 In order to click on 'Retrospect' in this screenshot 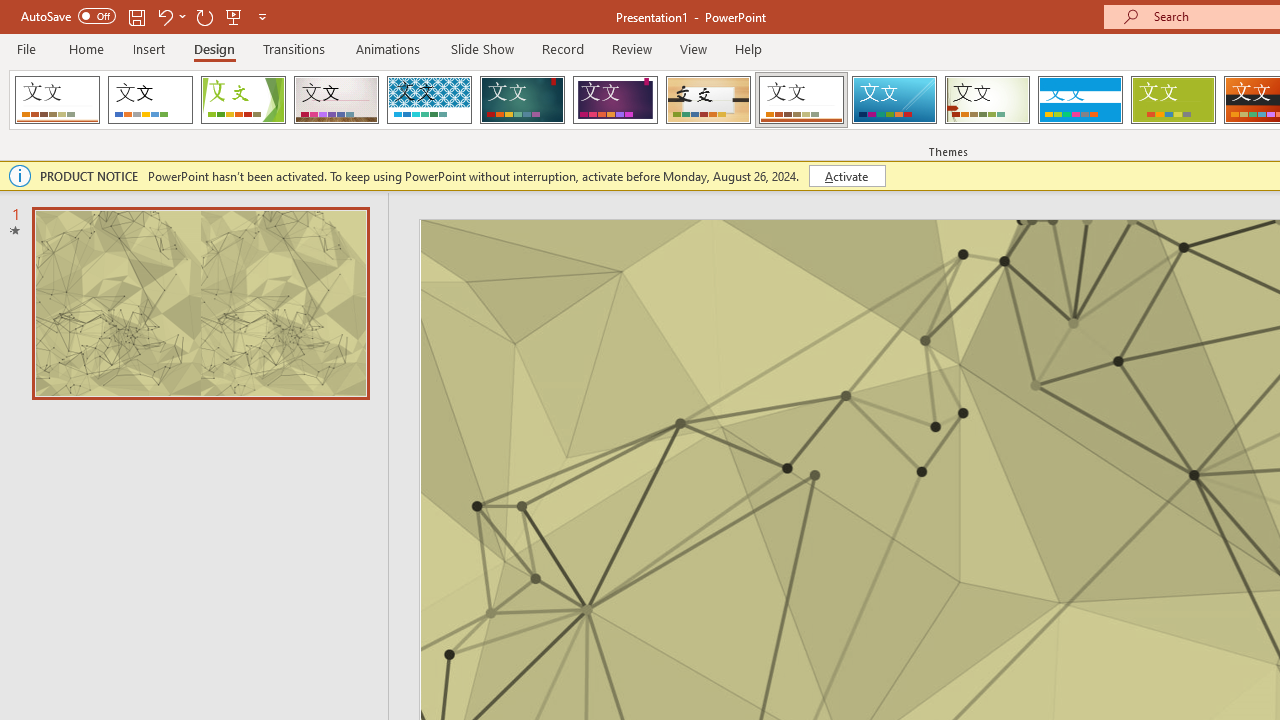, I will do `click(801, 100)`.